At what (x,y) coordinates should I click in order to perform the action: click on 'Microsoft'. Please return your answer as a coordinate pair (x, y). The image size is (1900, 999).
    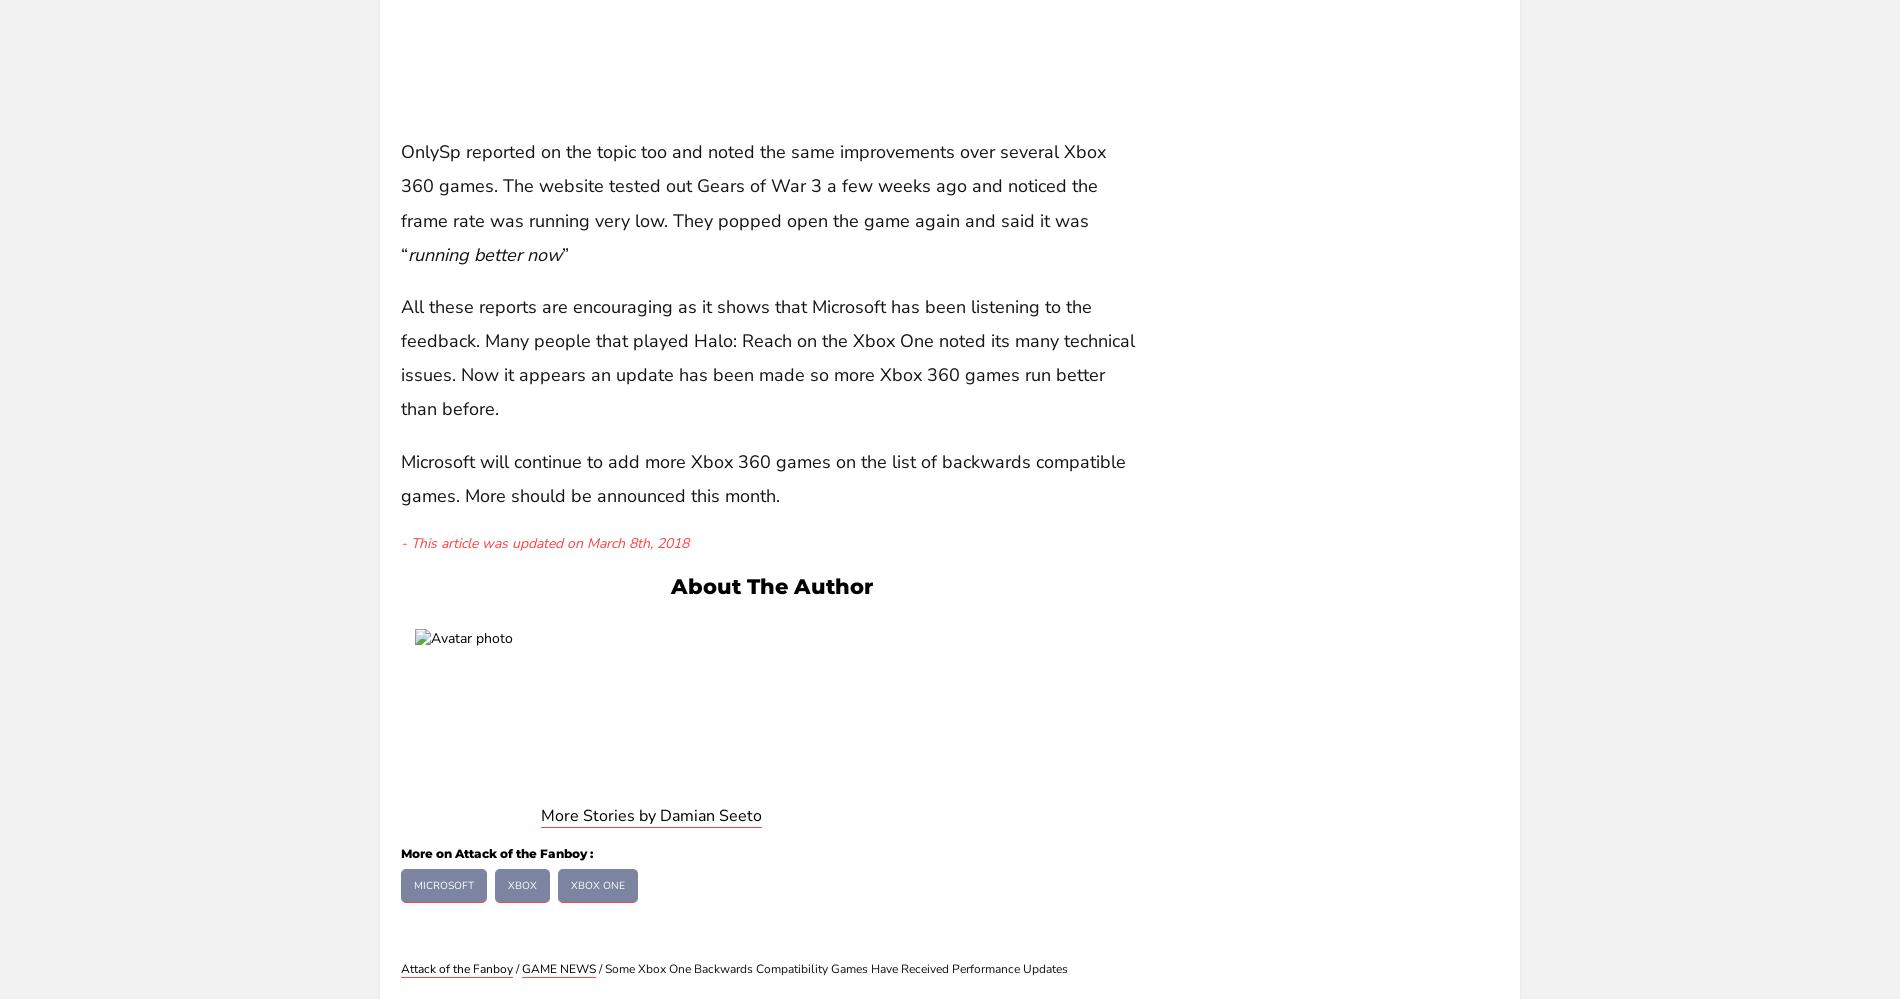
    Looking at the image, I should click on (443, 884).